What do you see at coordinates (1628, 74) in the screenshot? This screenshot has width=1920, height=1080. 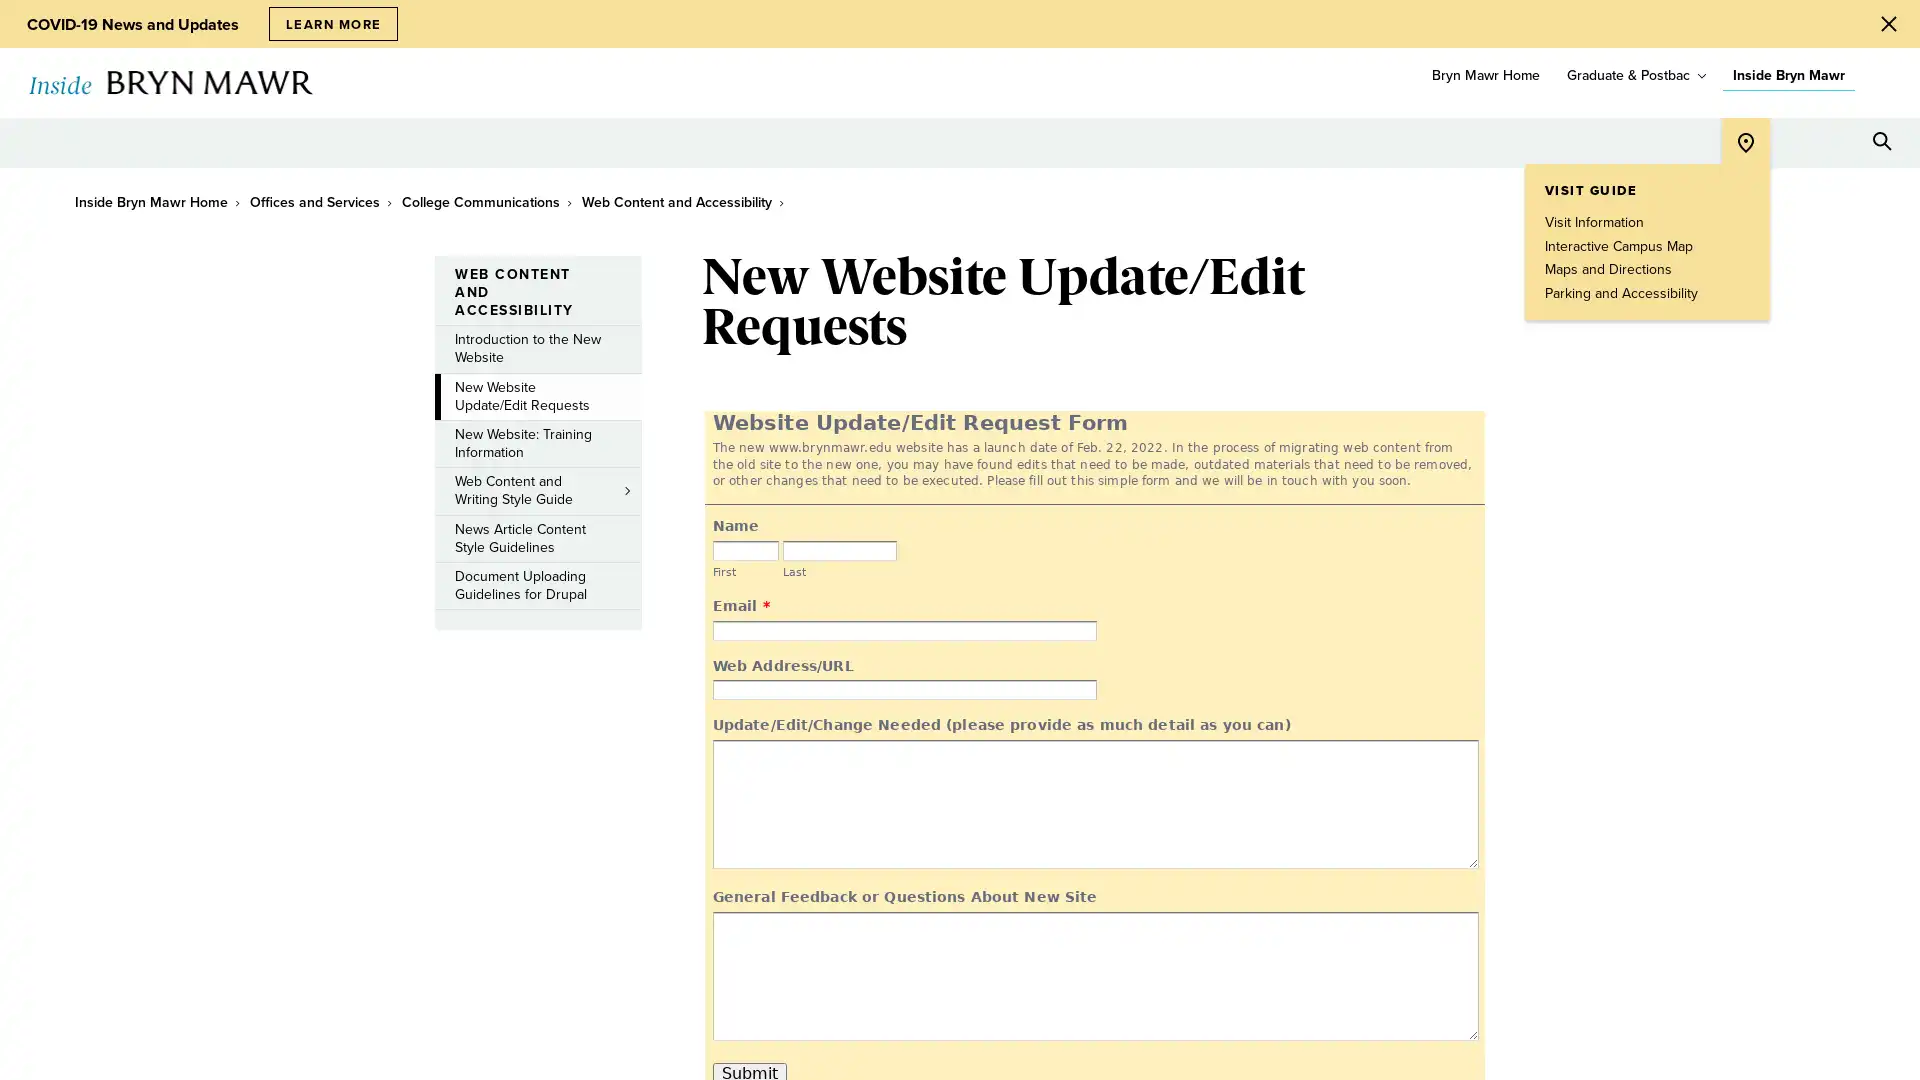 I see `Graduate & Postbac` at bounding box center [1628, 74].